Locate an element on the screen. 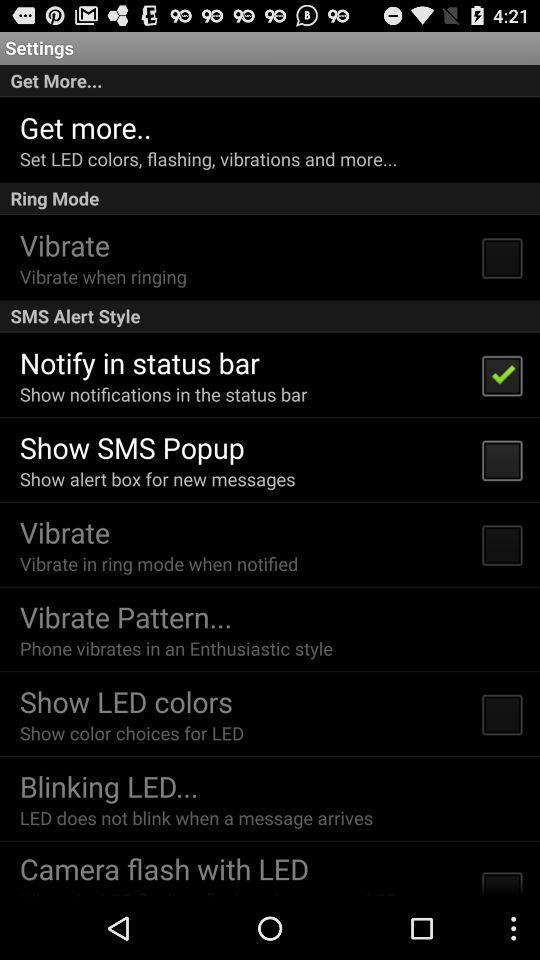 The width and height of the screenshot is (540, 960). the vibrate pattern... is located at coordinates (125, 615).